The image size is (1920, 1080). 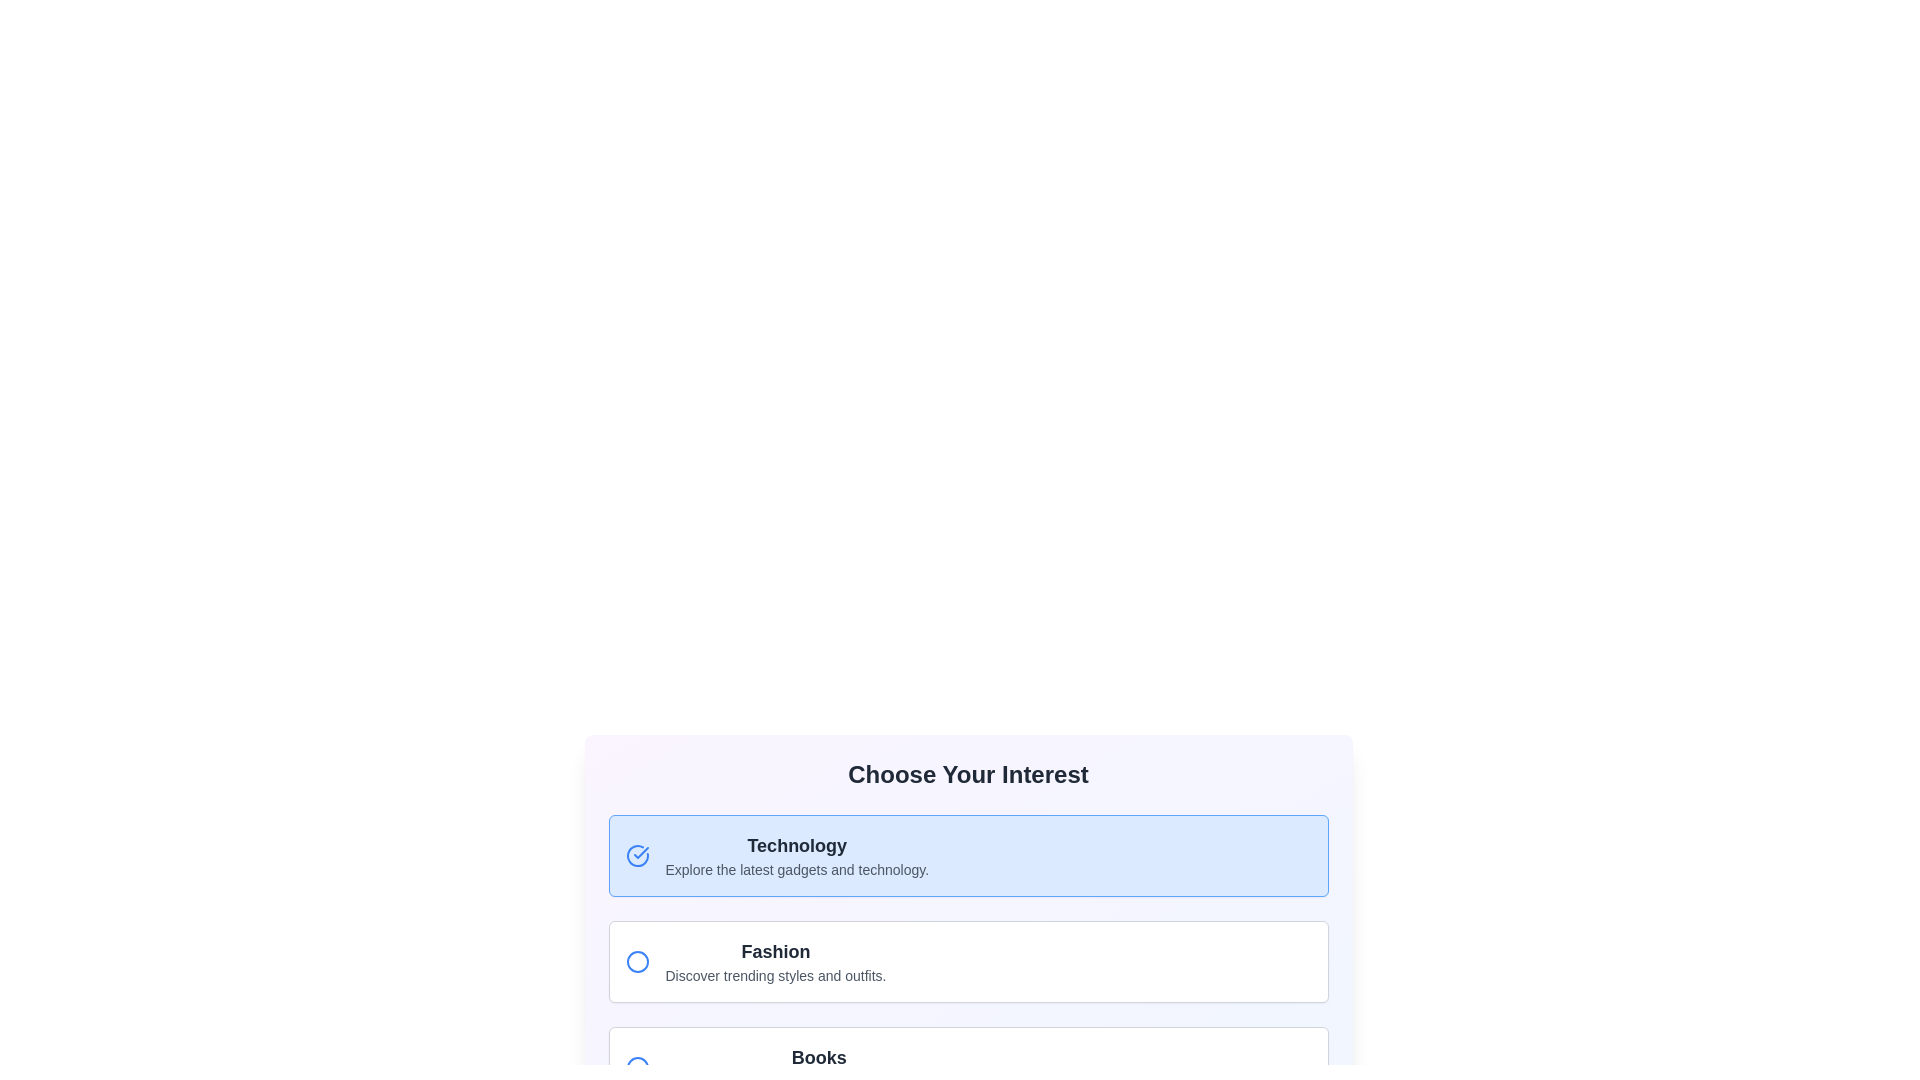 I want to click on the Text Label displaying 'Technology', which is styled in bold, larger font, and is dark gray in color, located within the 'Choose Your Interest' section, so click(x=796, y=845).